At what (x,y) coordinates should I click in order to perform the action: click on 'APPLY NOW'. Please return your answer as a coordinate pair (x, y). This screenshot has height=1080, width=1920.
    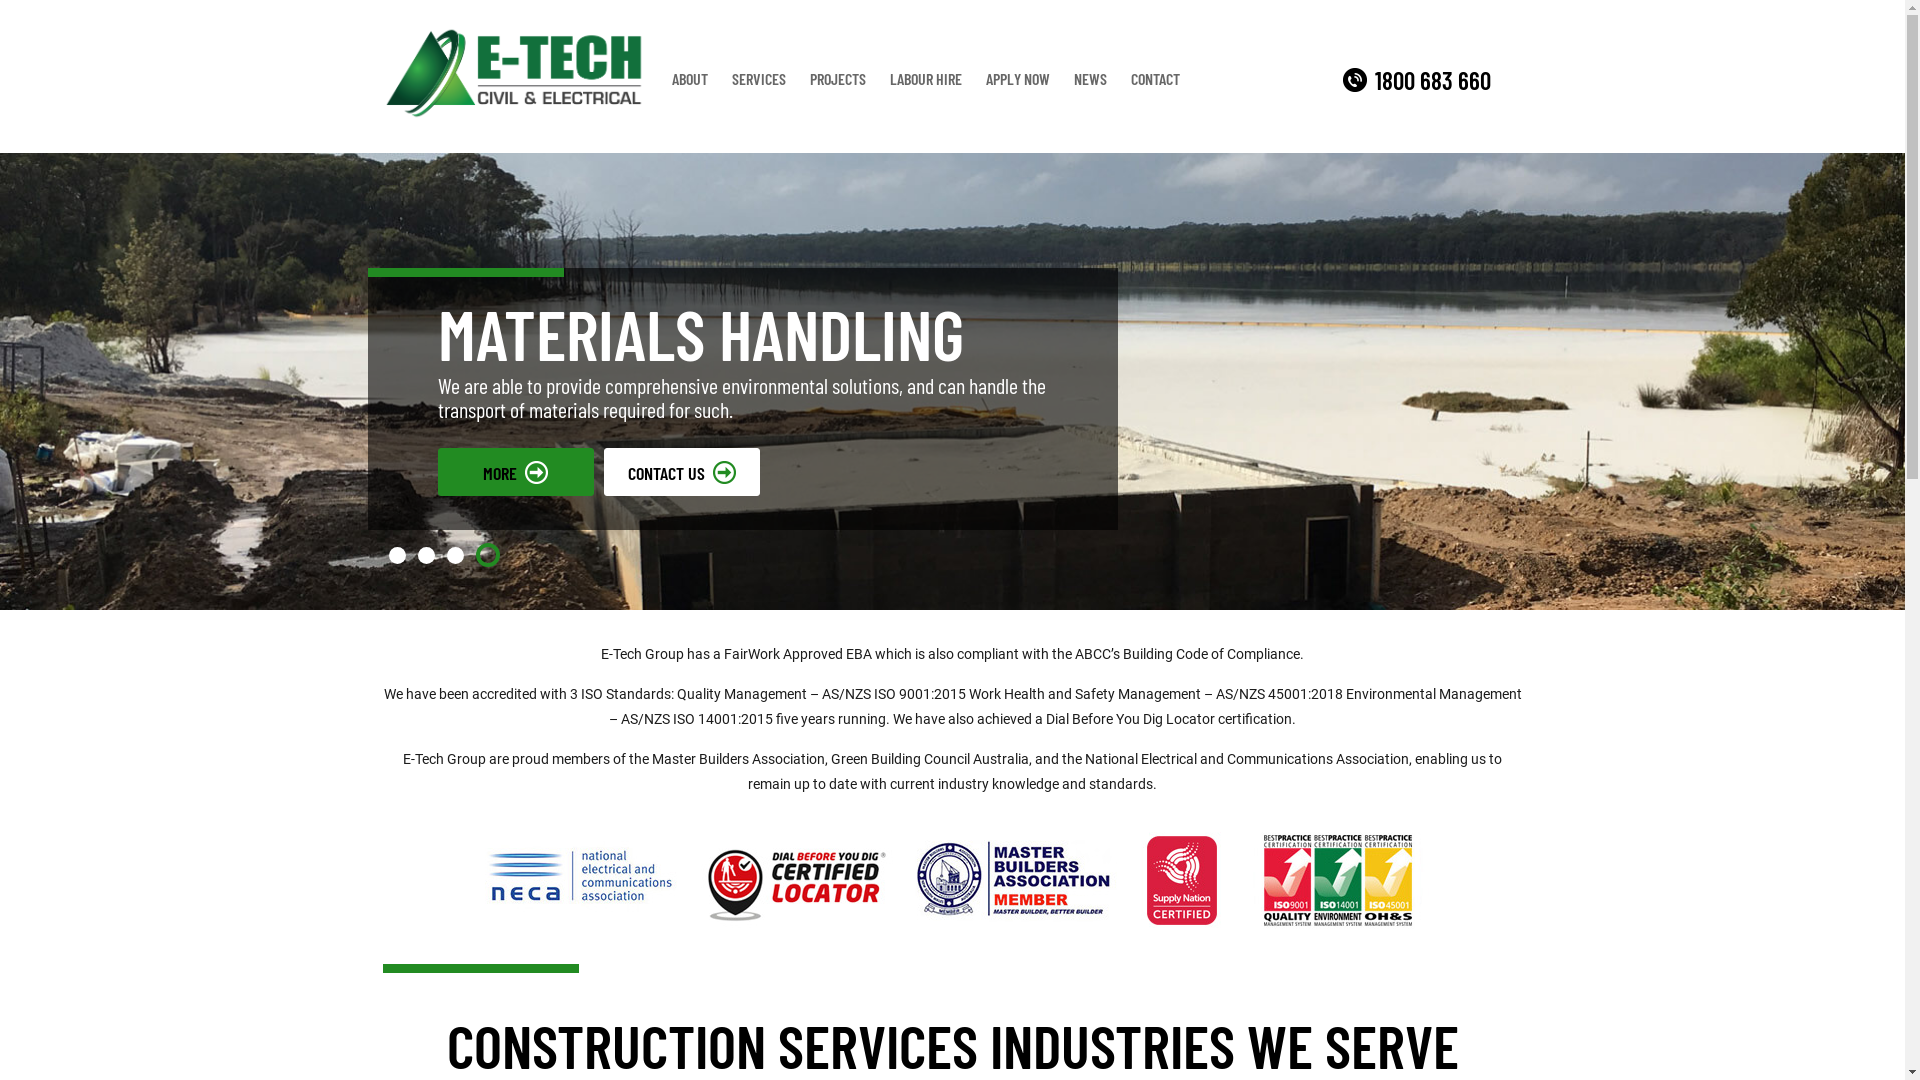
    Looking at the image, I should click on (1017, 77).